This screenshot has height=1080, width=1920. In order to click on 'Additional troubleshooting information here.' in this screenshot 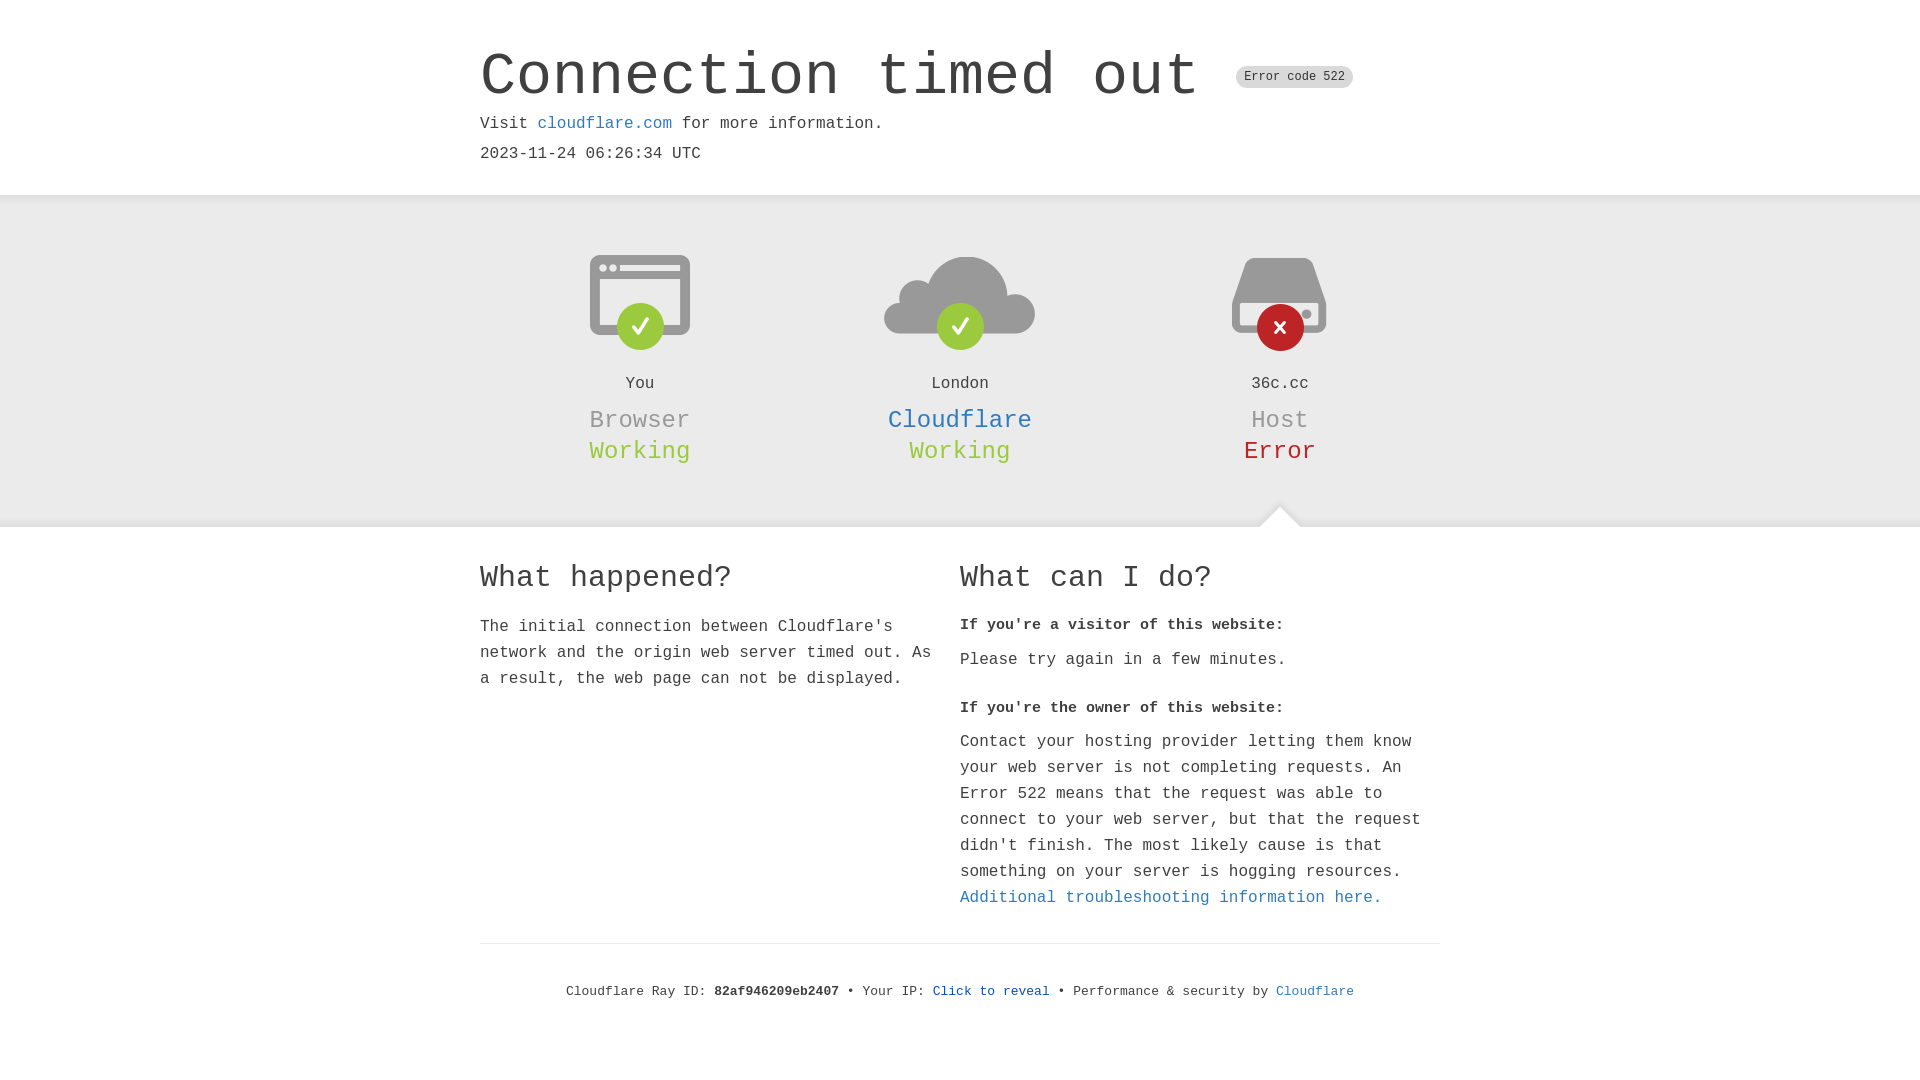, I will do `click(1171, 897)`.